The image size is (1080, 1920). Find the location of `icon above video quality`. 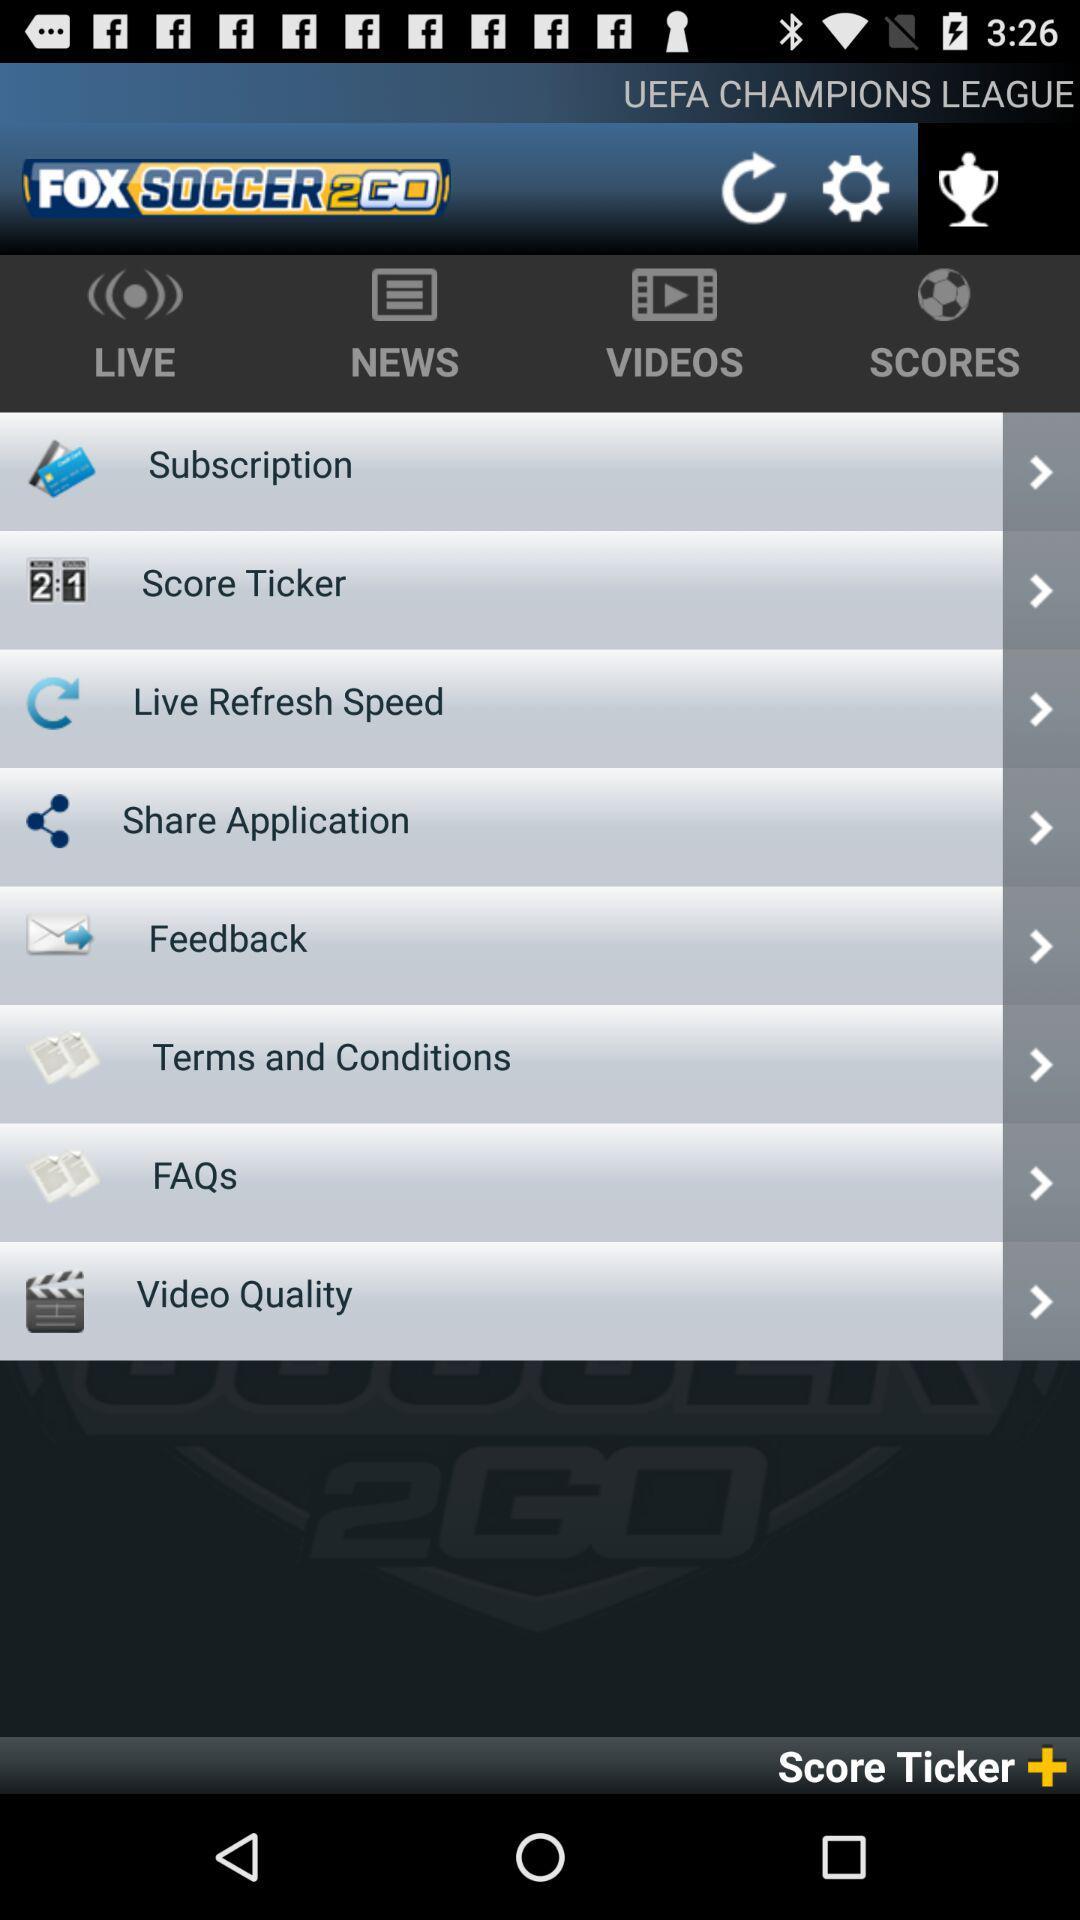

icon above video quality is located at coordinates (195, 1174).